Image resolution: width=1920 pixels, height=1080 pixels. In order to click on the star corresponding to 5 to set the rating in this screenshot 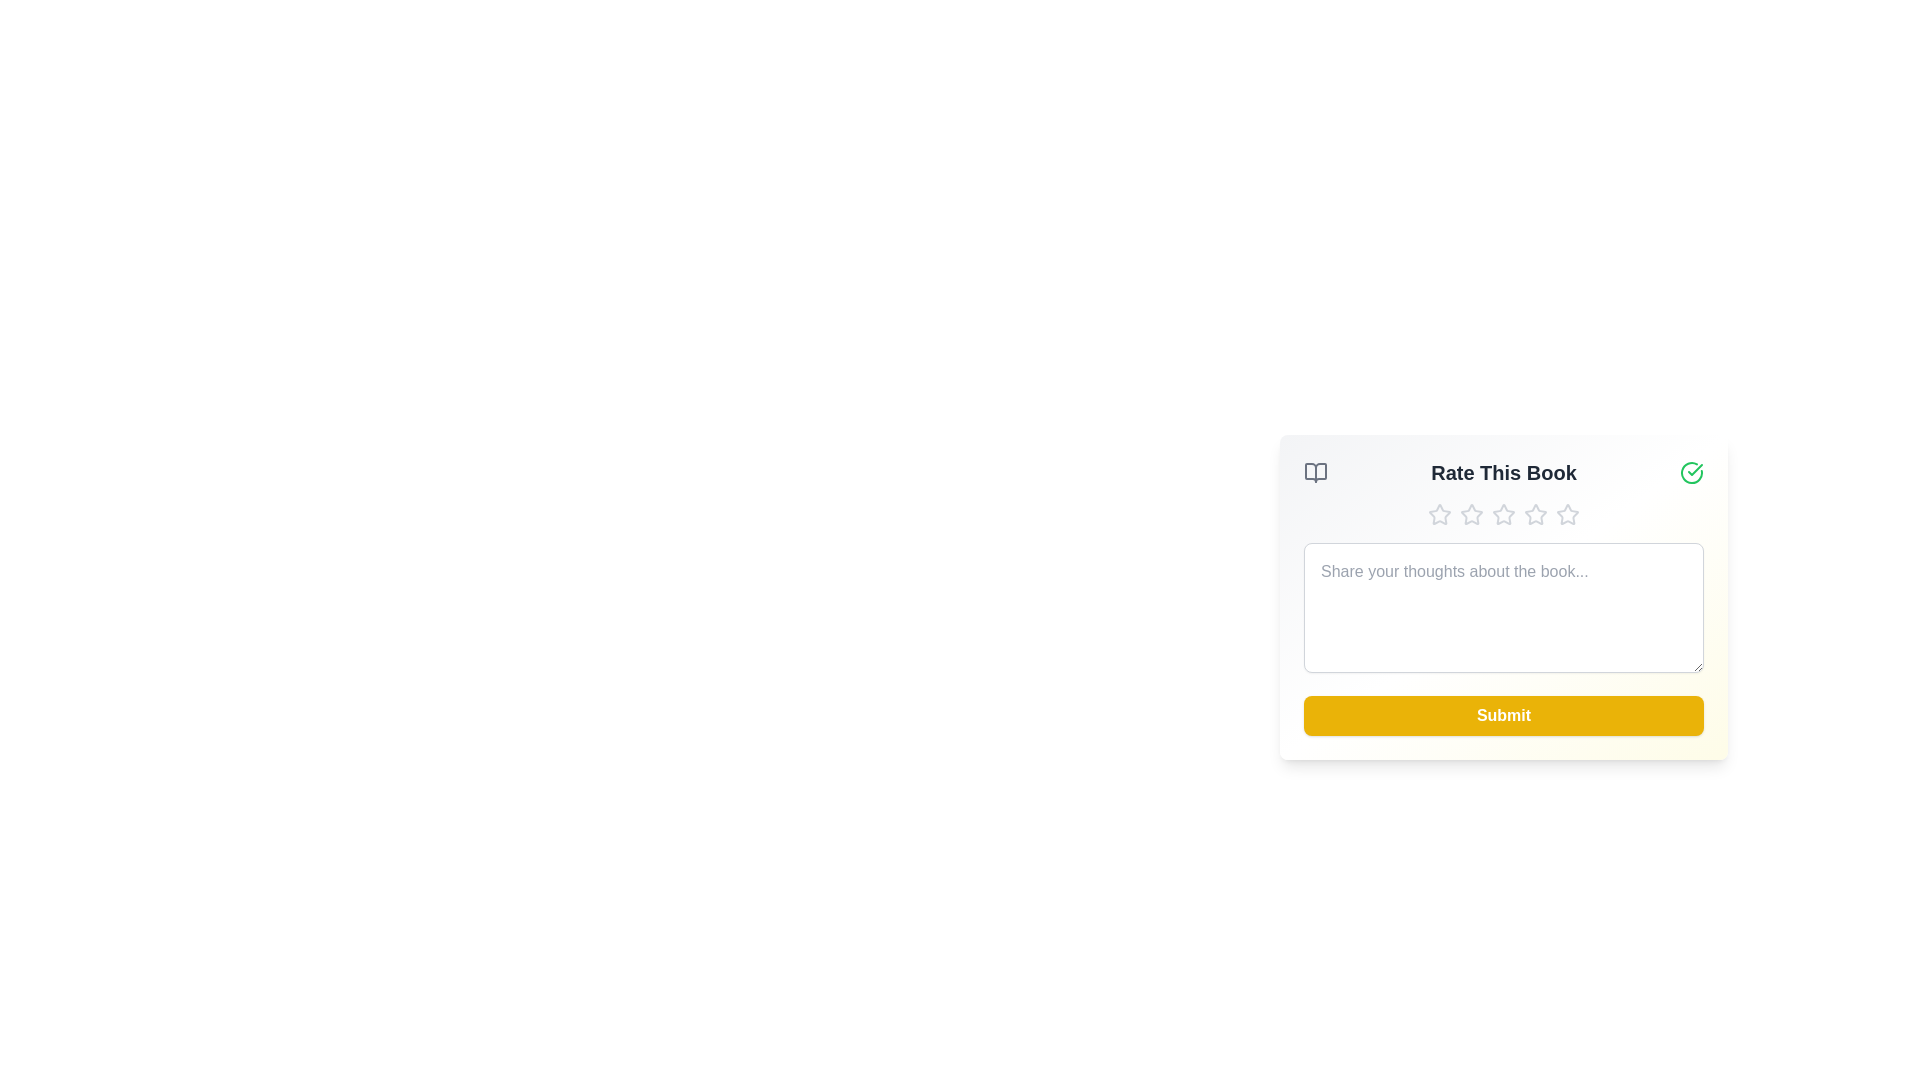, I will do `click(1567, 514)`.